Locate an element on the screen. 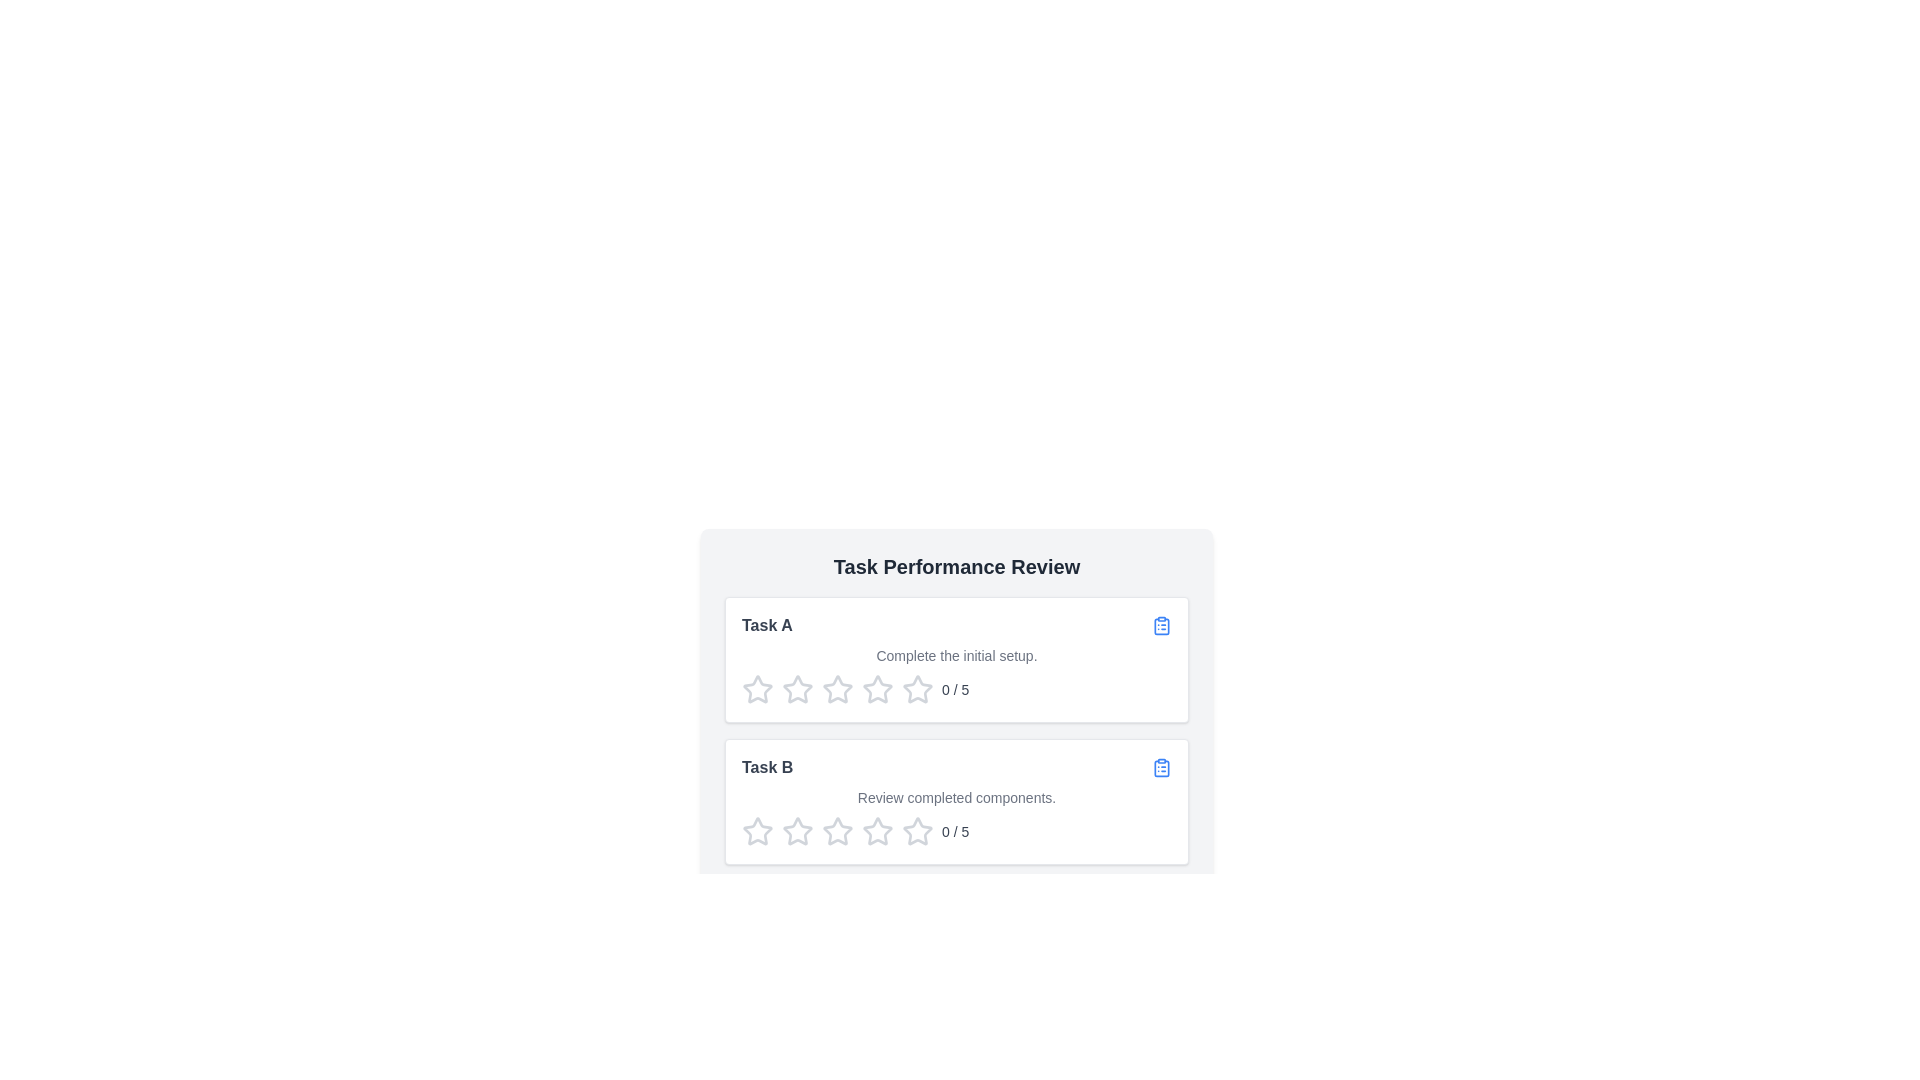 Image resolution: width=1920 pixels, height=1080 pixels. the first star icon in the row of rating icons under 'Task A' in the 'Task Performance Review' section is located at coordinates (796, 688).